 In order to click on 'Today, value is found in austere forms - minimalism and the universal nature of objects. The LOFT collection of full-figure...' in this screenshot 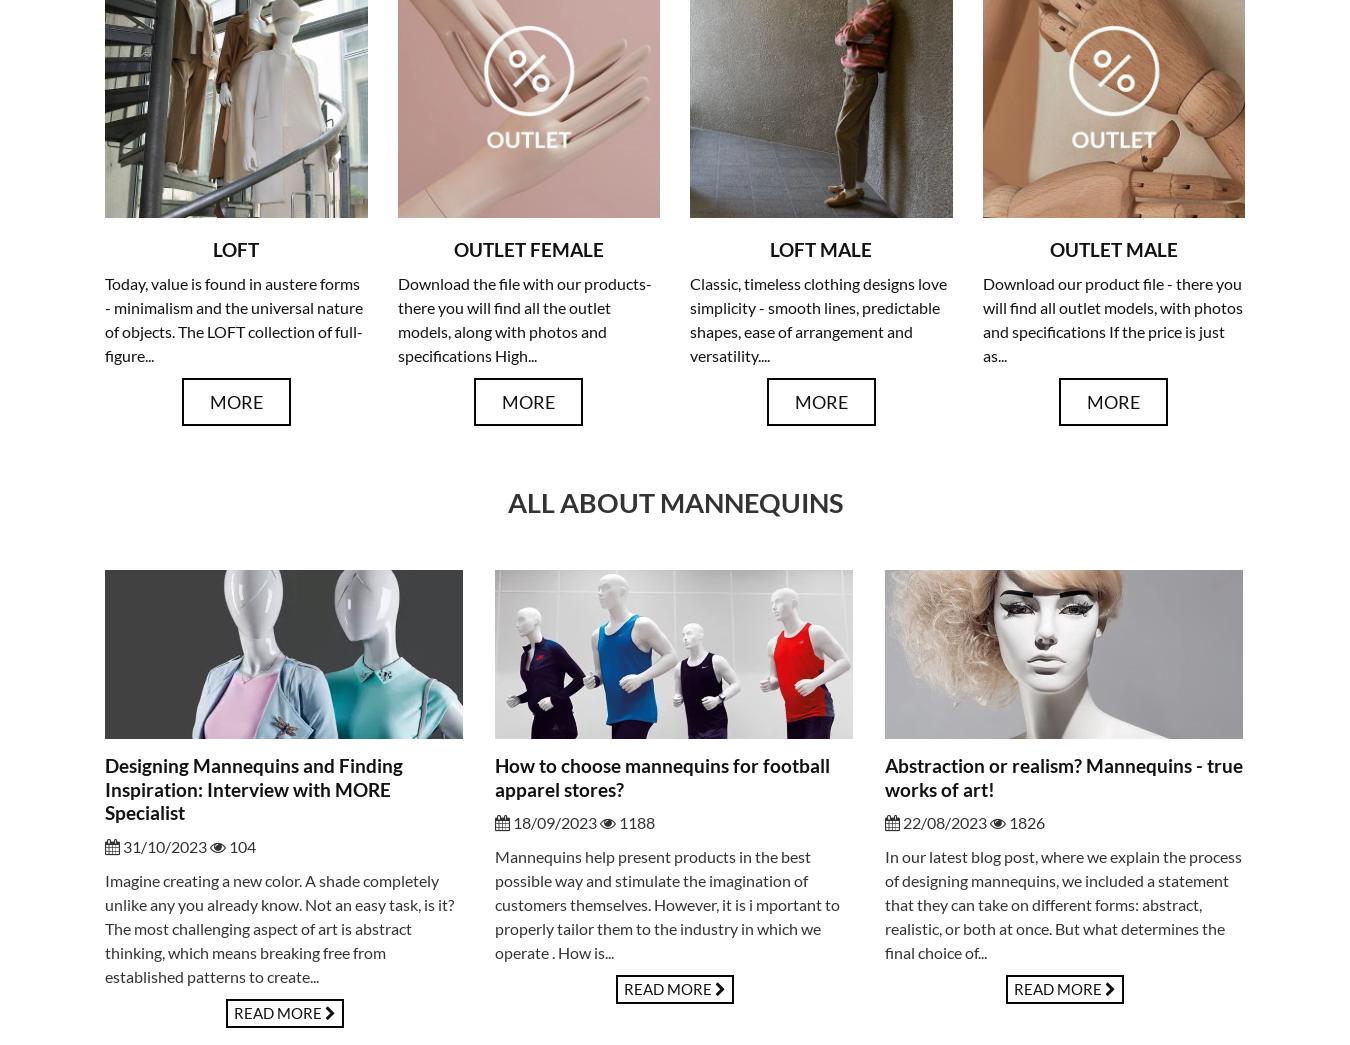, I will do `click(232, 319)`.